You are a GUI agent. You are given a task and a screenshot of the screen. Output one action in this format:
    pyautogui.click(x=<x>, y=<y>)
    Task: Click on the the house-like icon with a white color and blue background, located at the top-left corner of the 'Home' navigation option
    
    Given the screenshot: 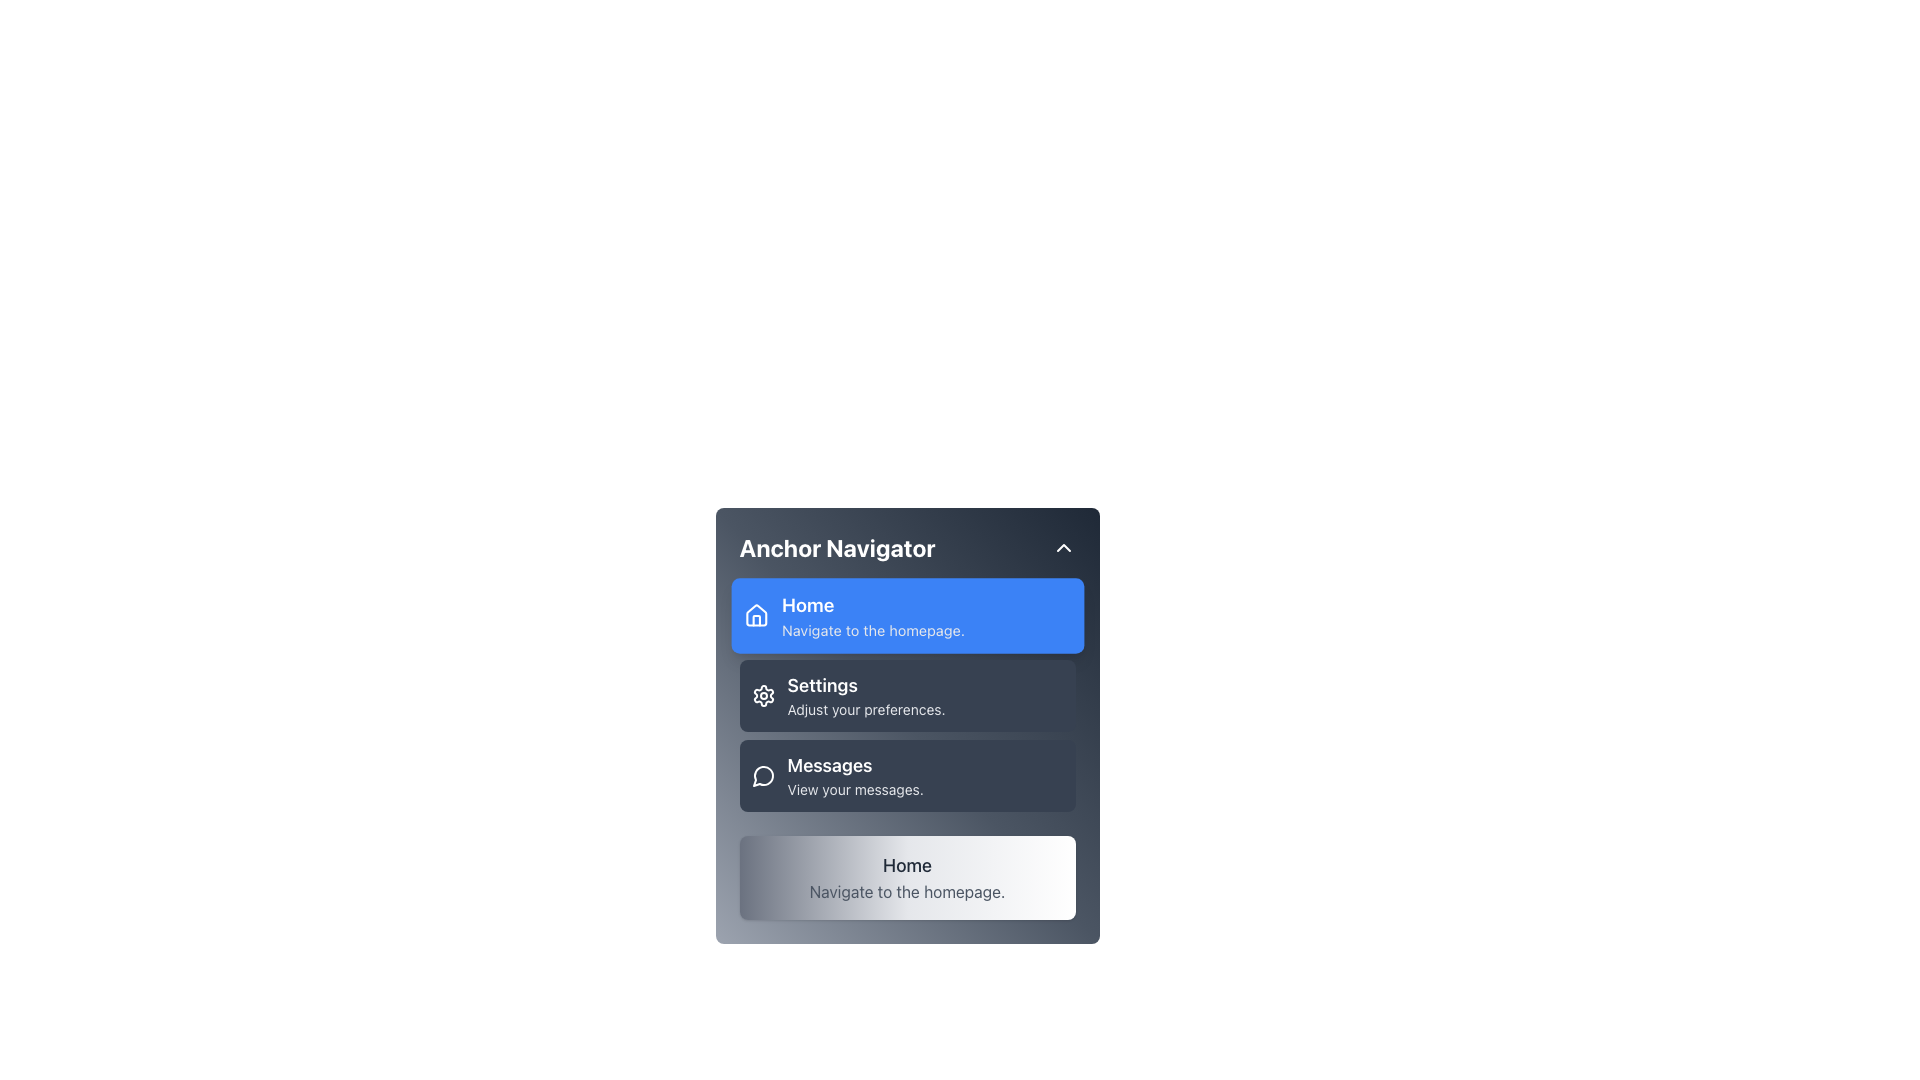 What is the action you would take?
    pyautogui.click(x=755, y=615)
    